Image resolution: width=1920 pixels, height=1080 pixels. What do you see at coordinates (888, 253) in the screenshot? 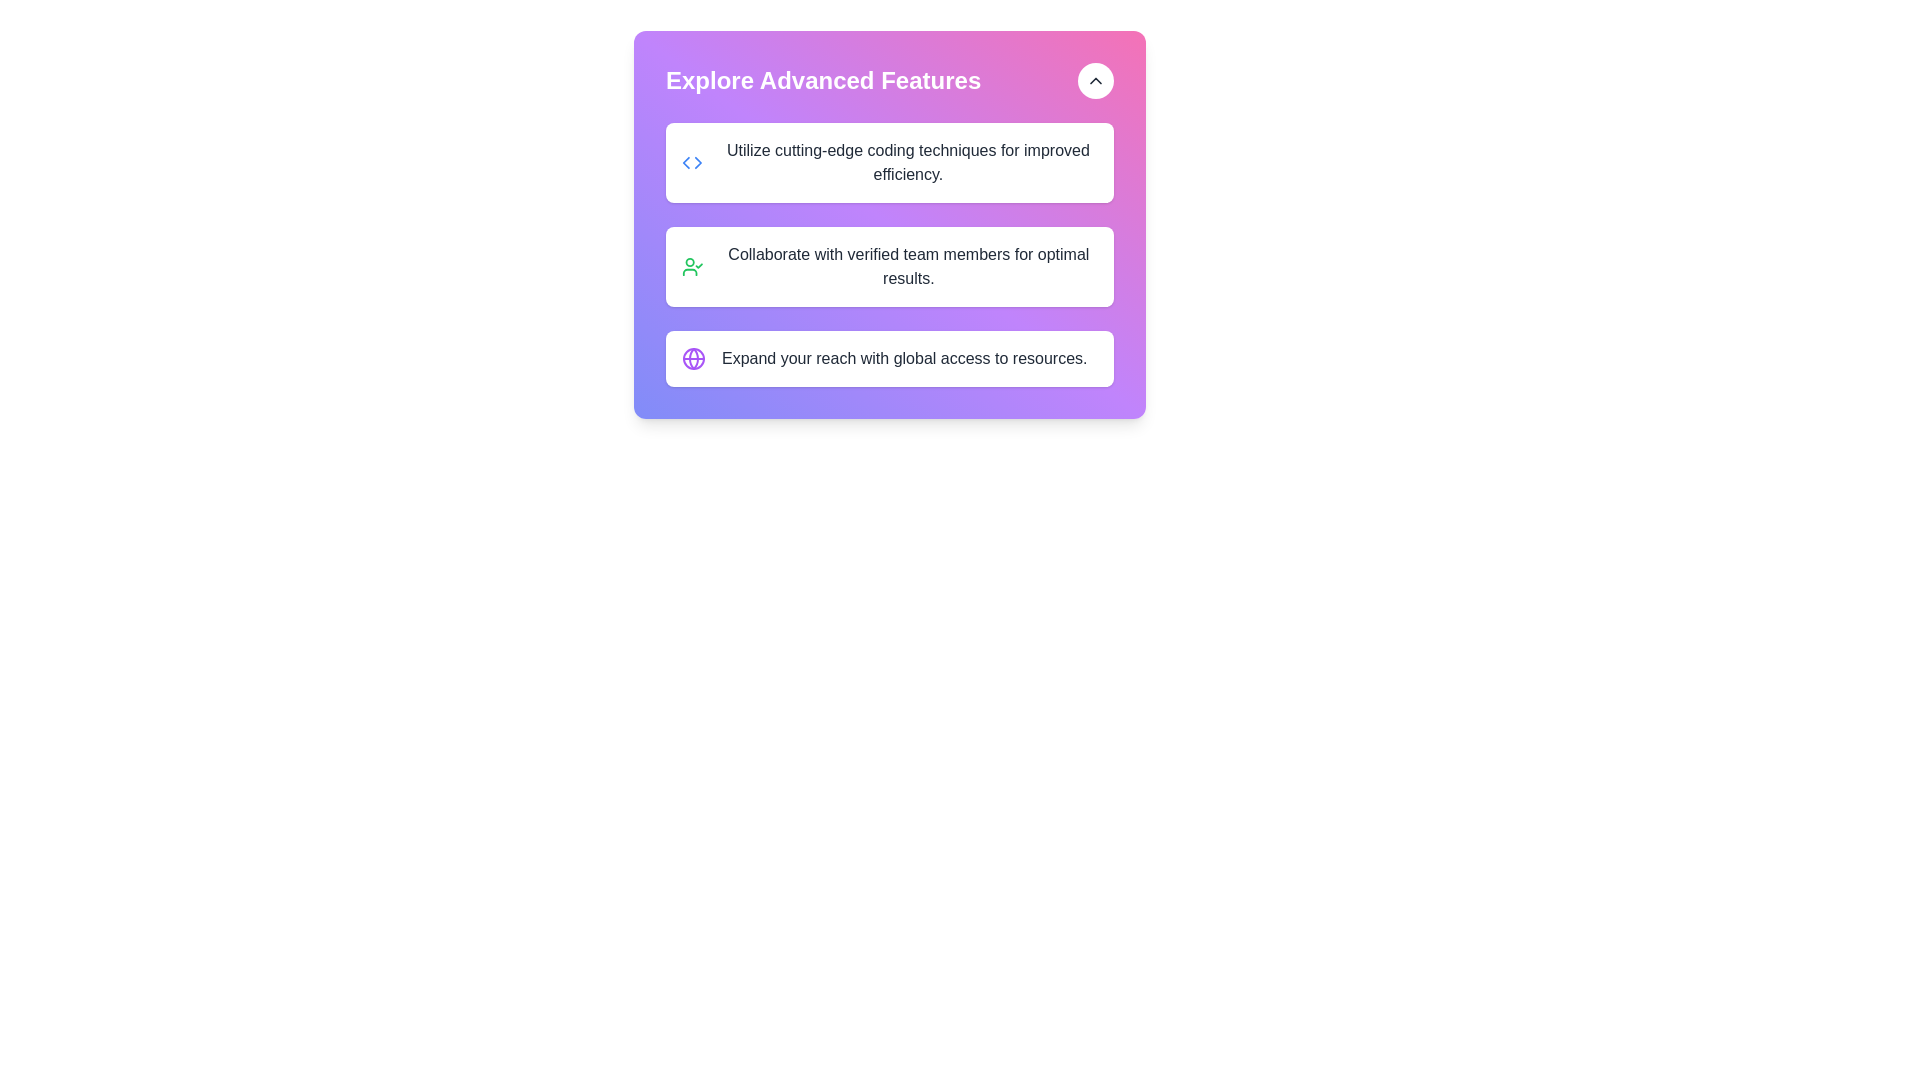
I see `the icons on the composite informational panel titled 'Explore Advanced Features' for more information, which contains three sections of text with accompanying icons` at bounding box center [888, 253].